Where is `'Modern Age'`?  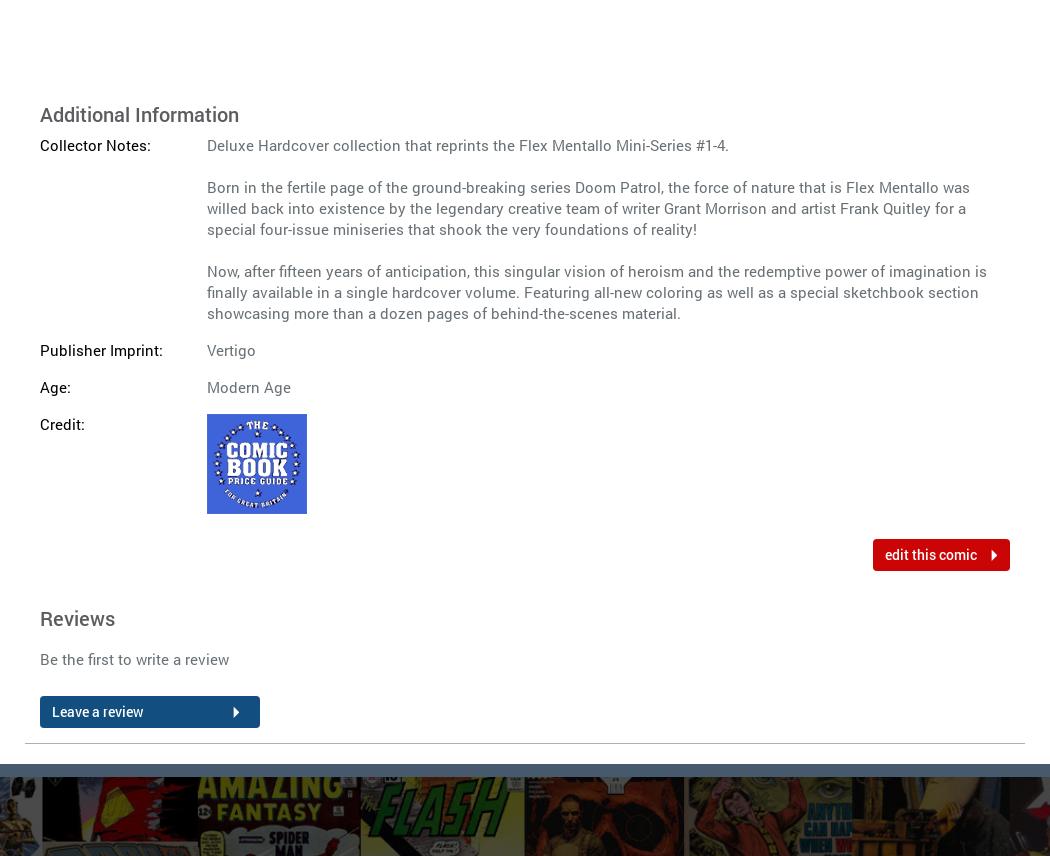 'Modern Age' is located at coordinates (248, 386).